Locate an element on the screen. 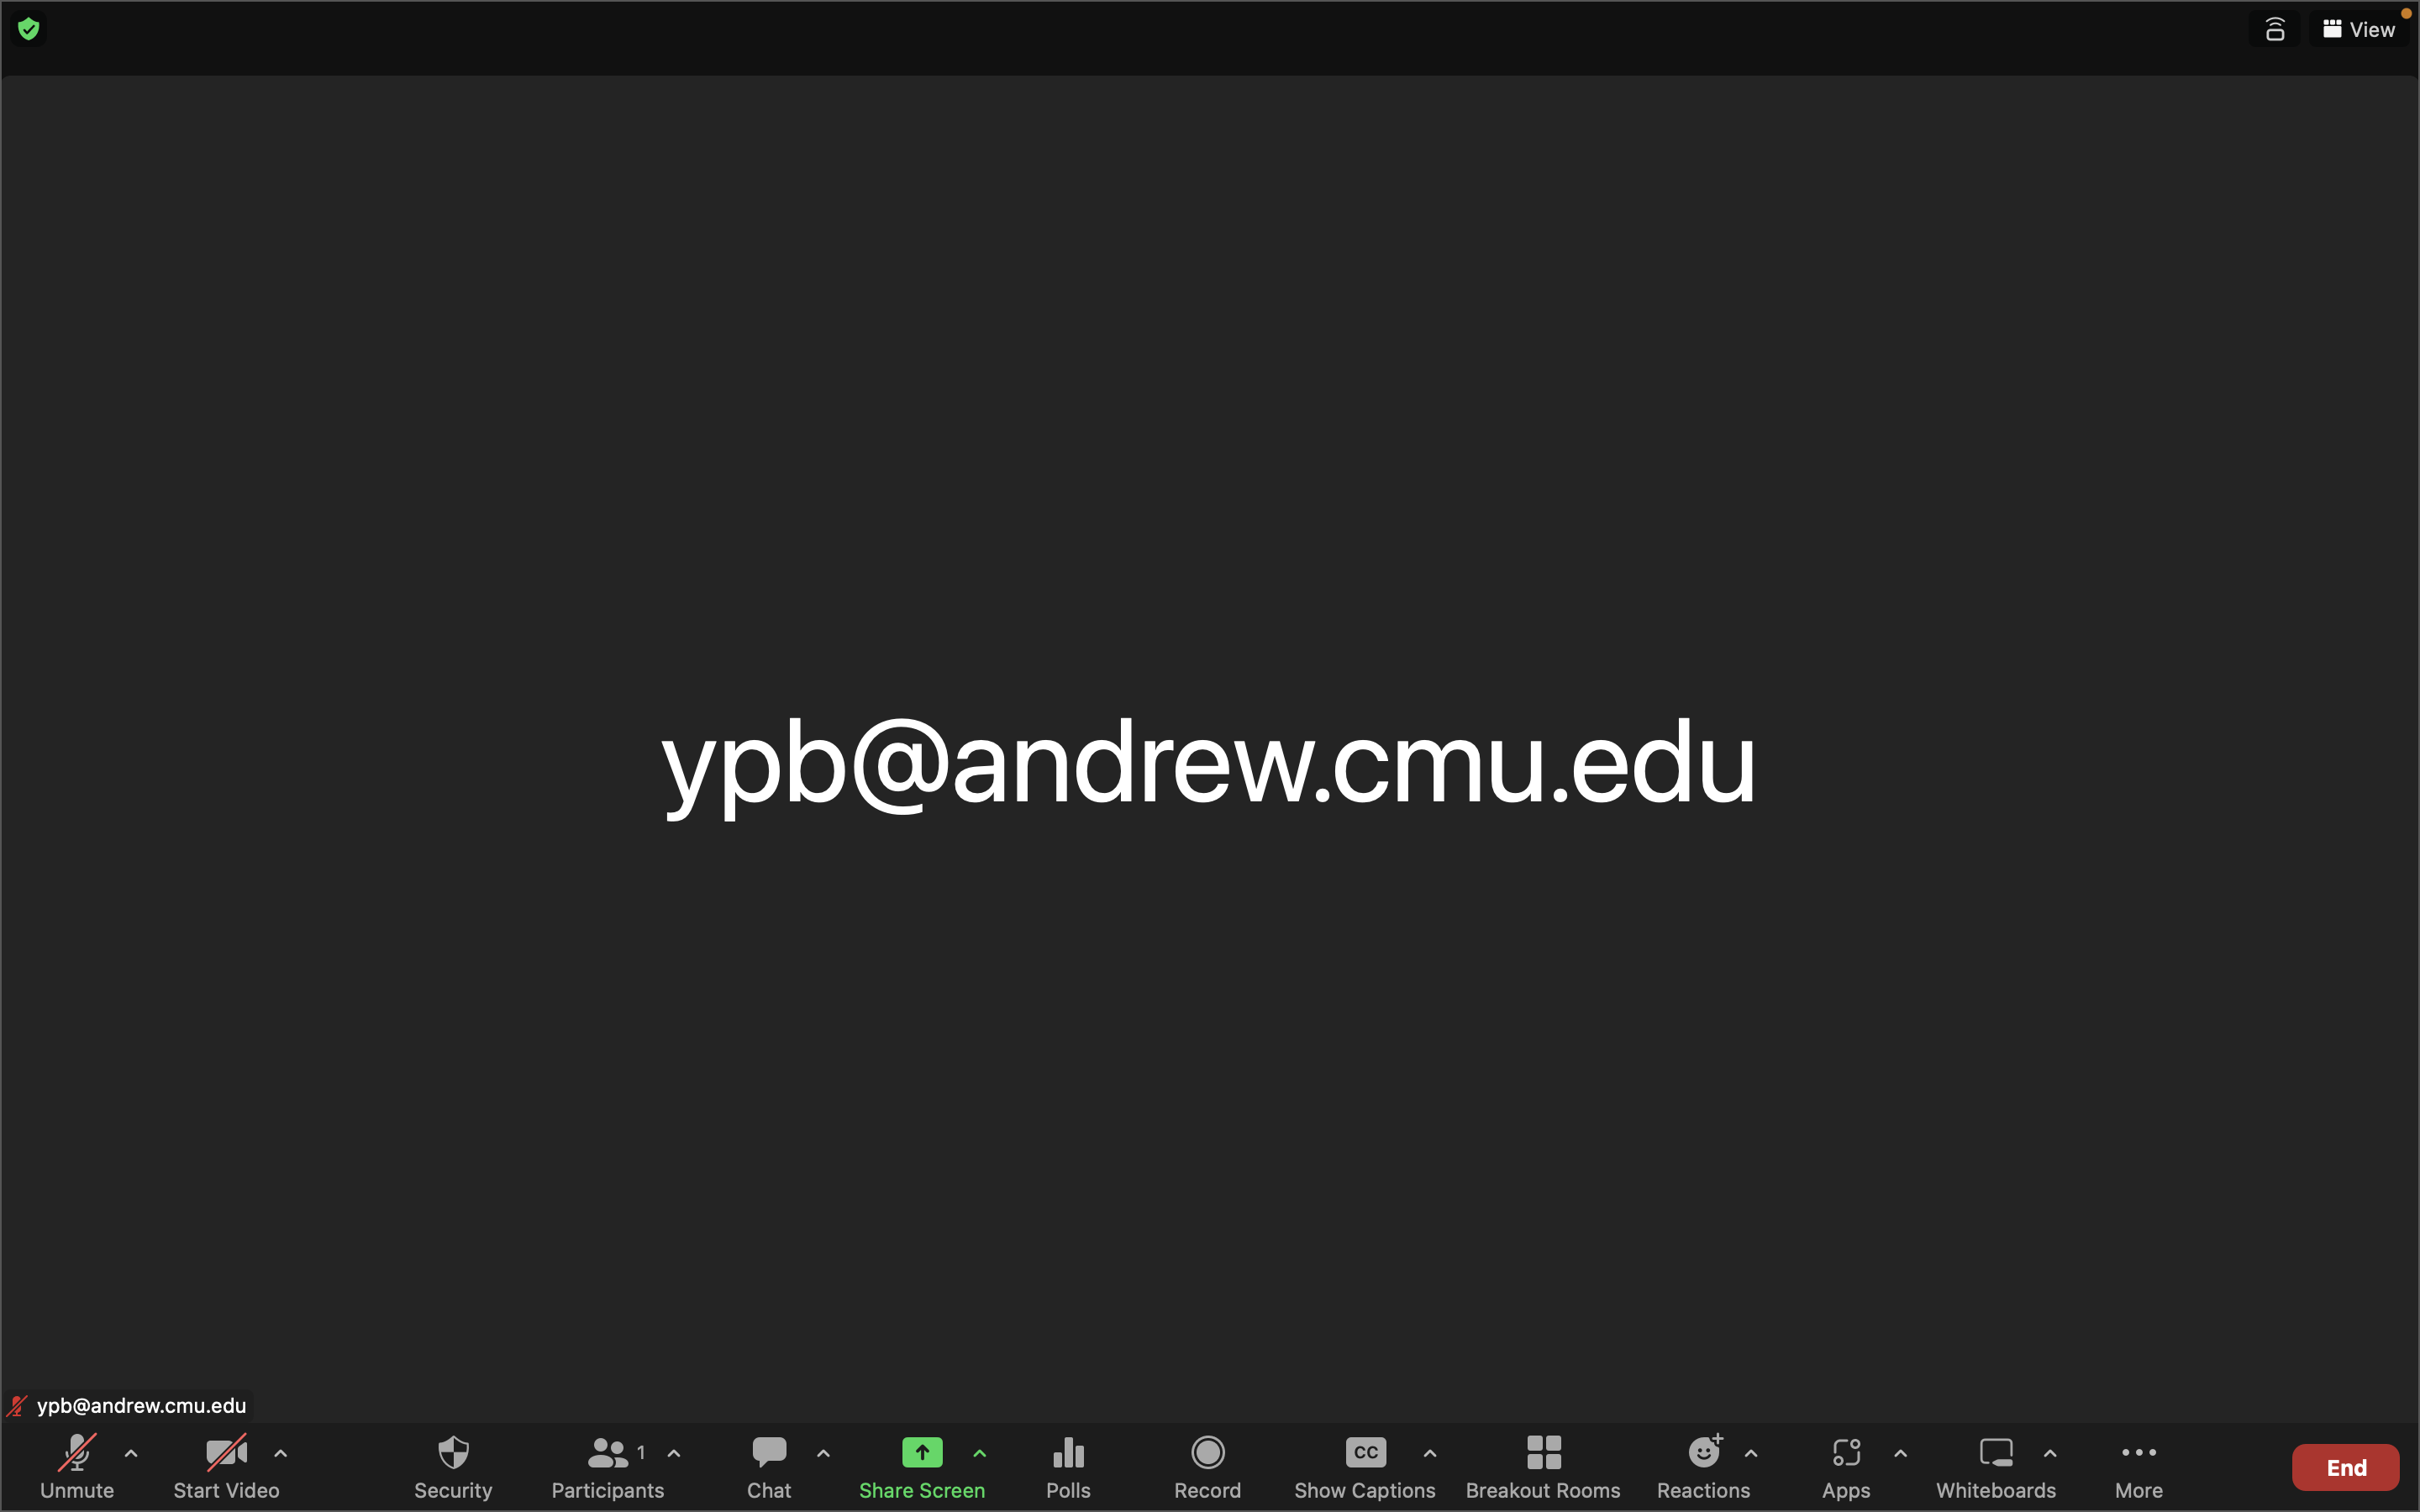 This screenshot has height=1512, width=2420. the security settings is located at coordinates (452, 1465).